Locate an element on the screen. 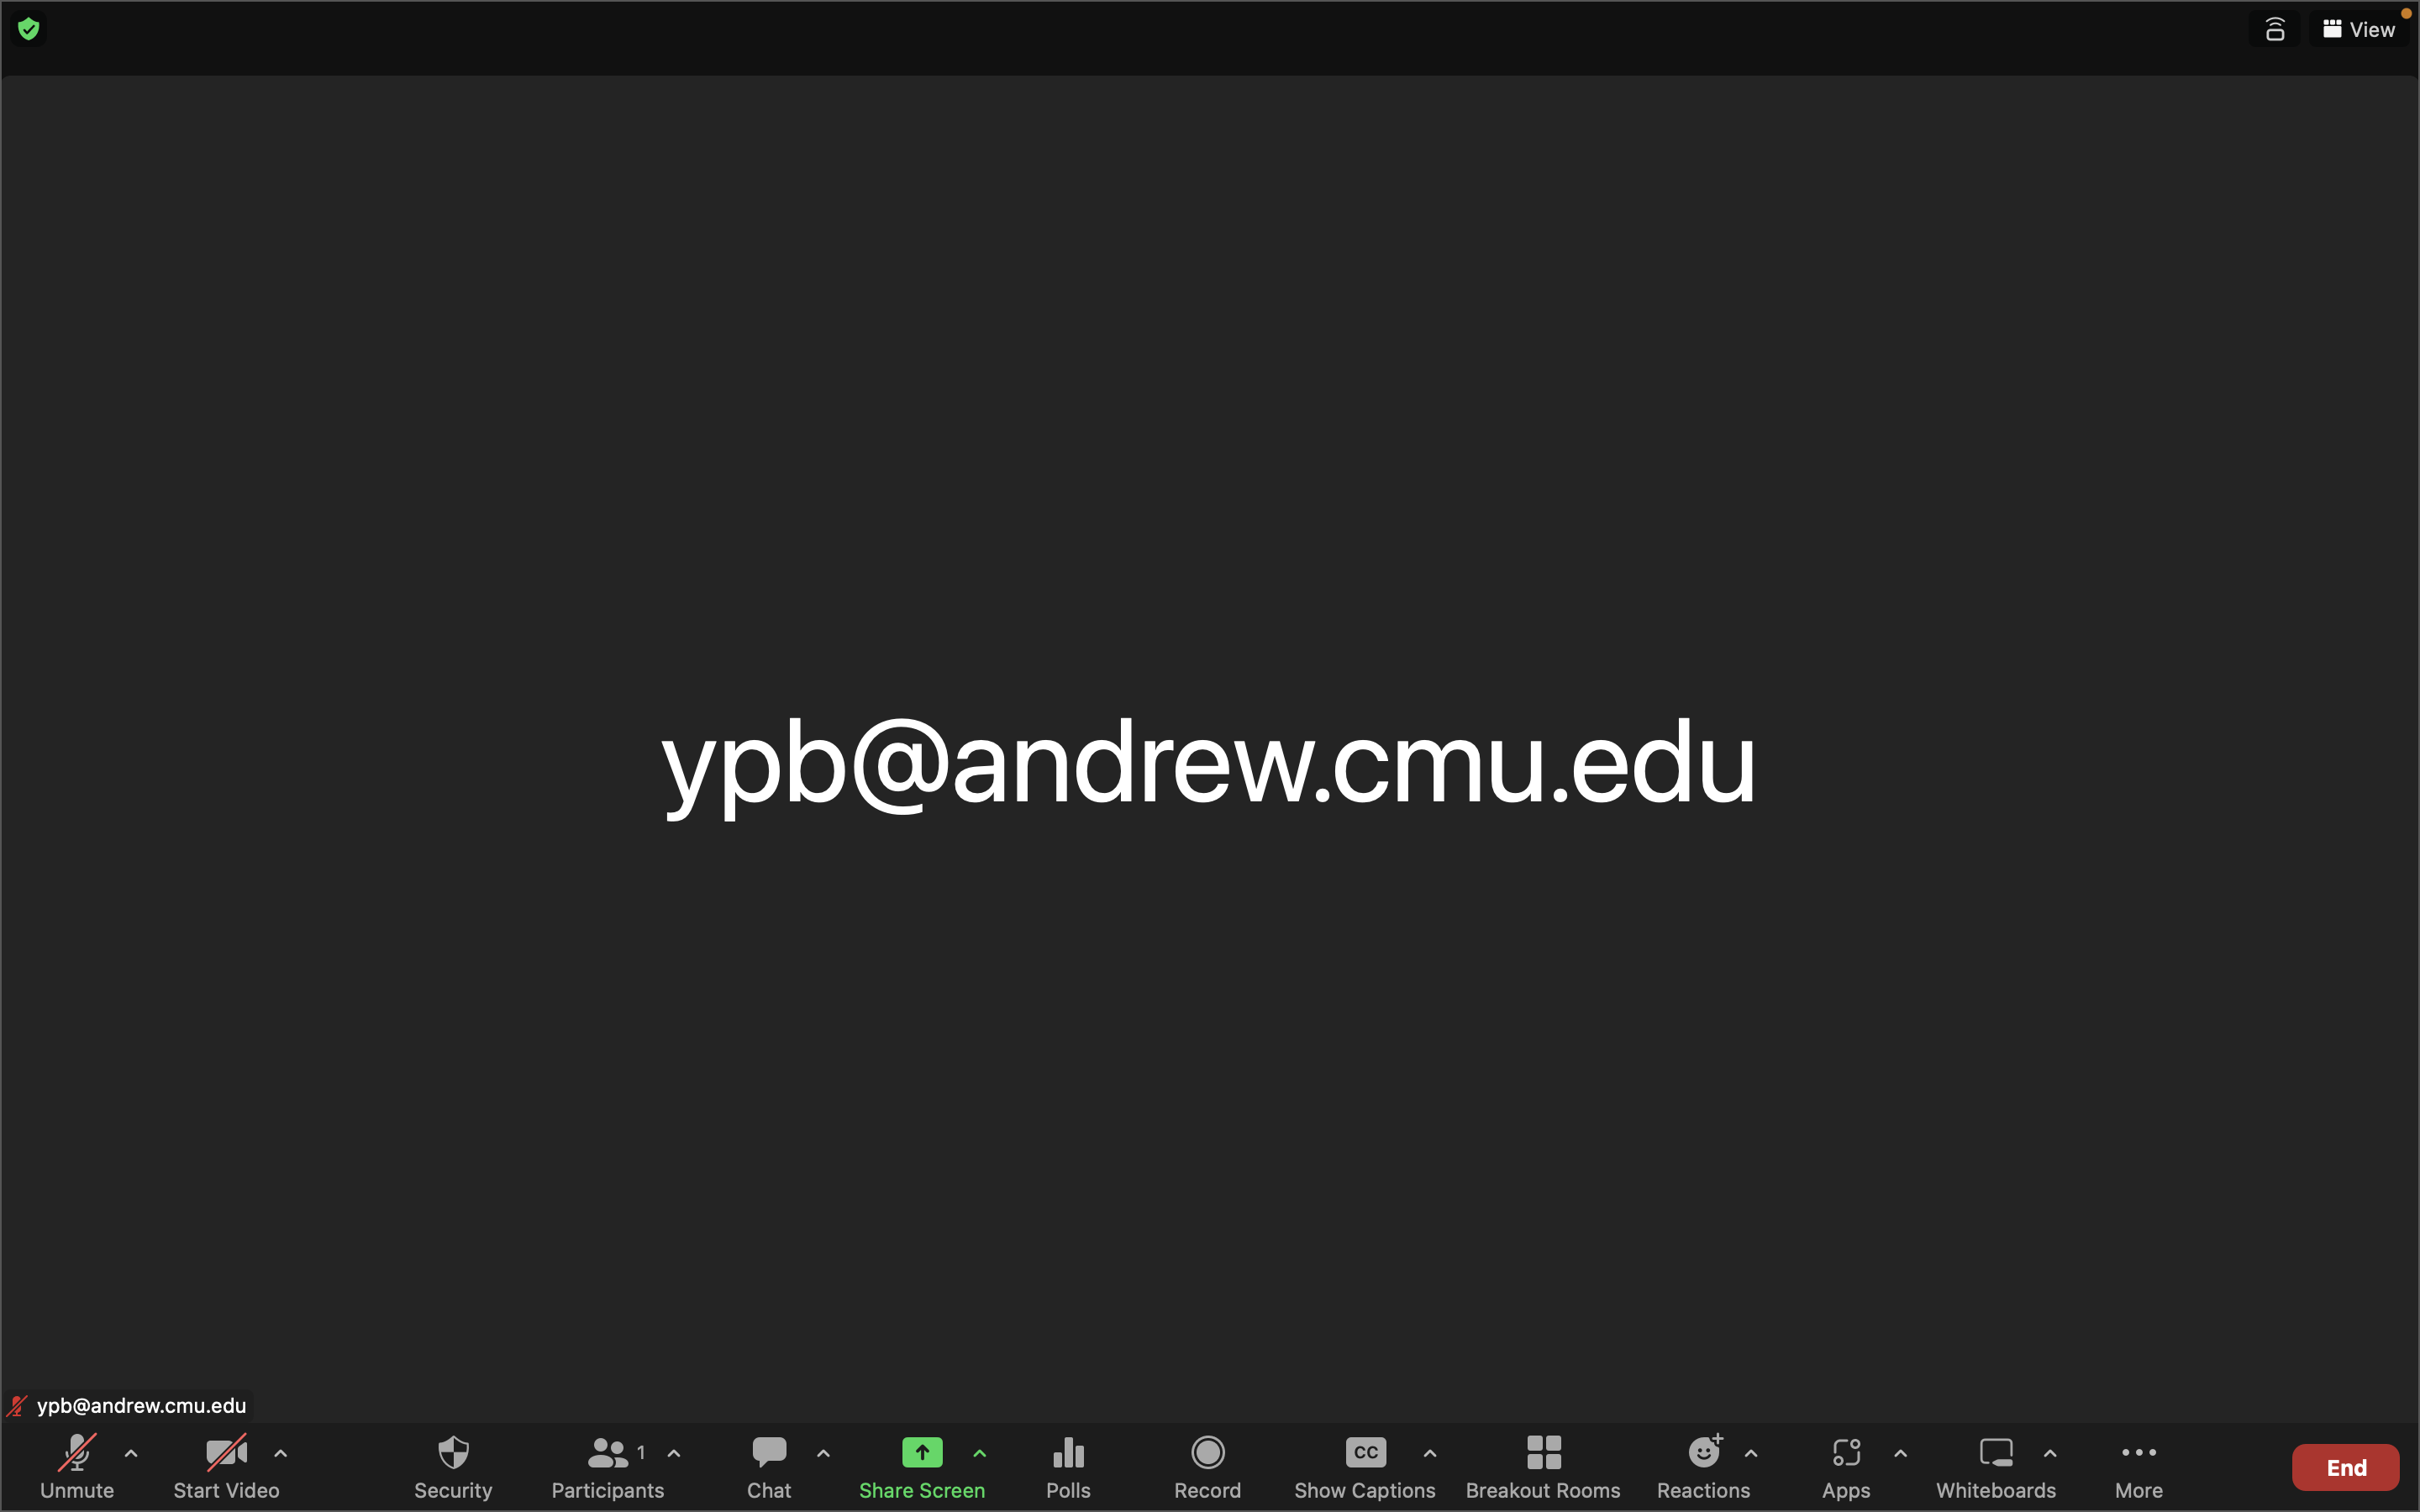 This screenshot has height=1512, width=2420. the security settings is located at coordinates (452, 1465).